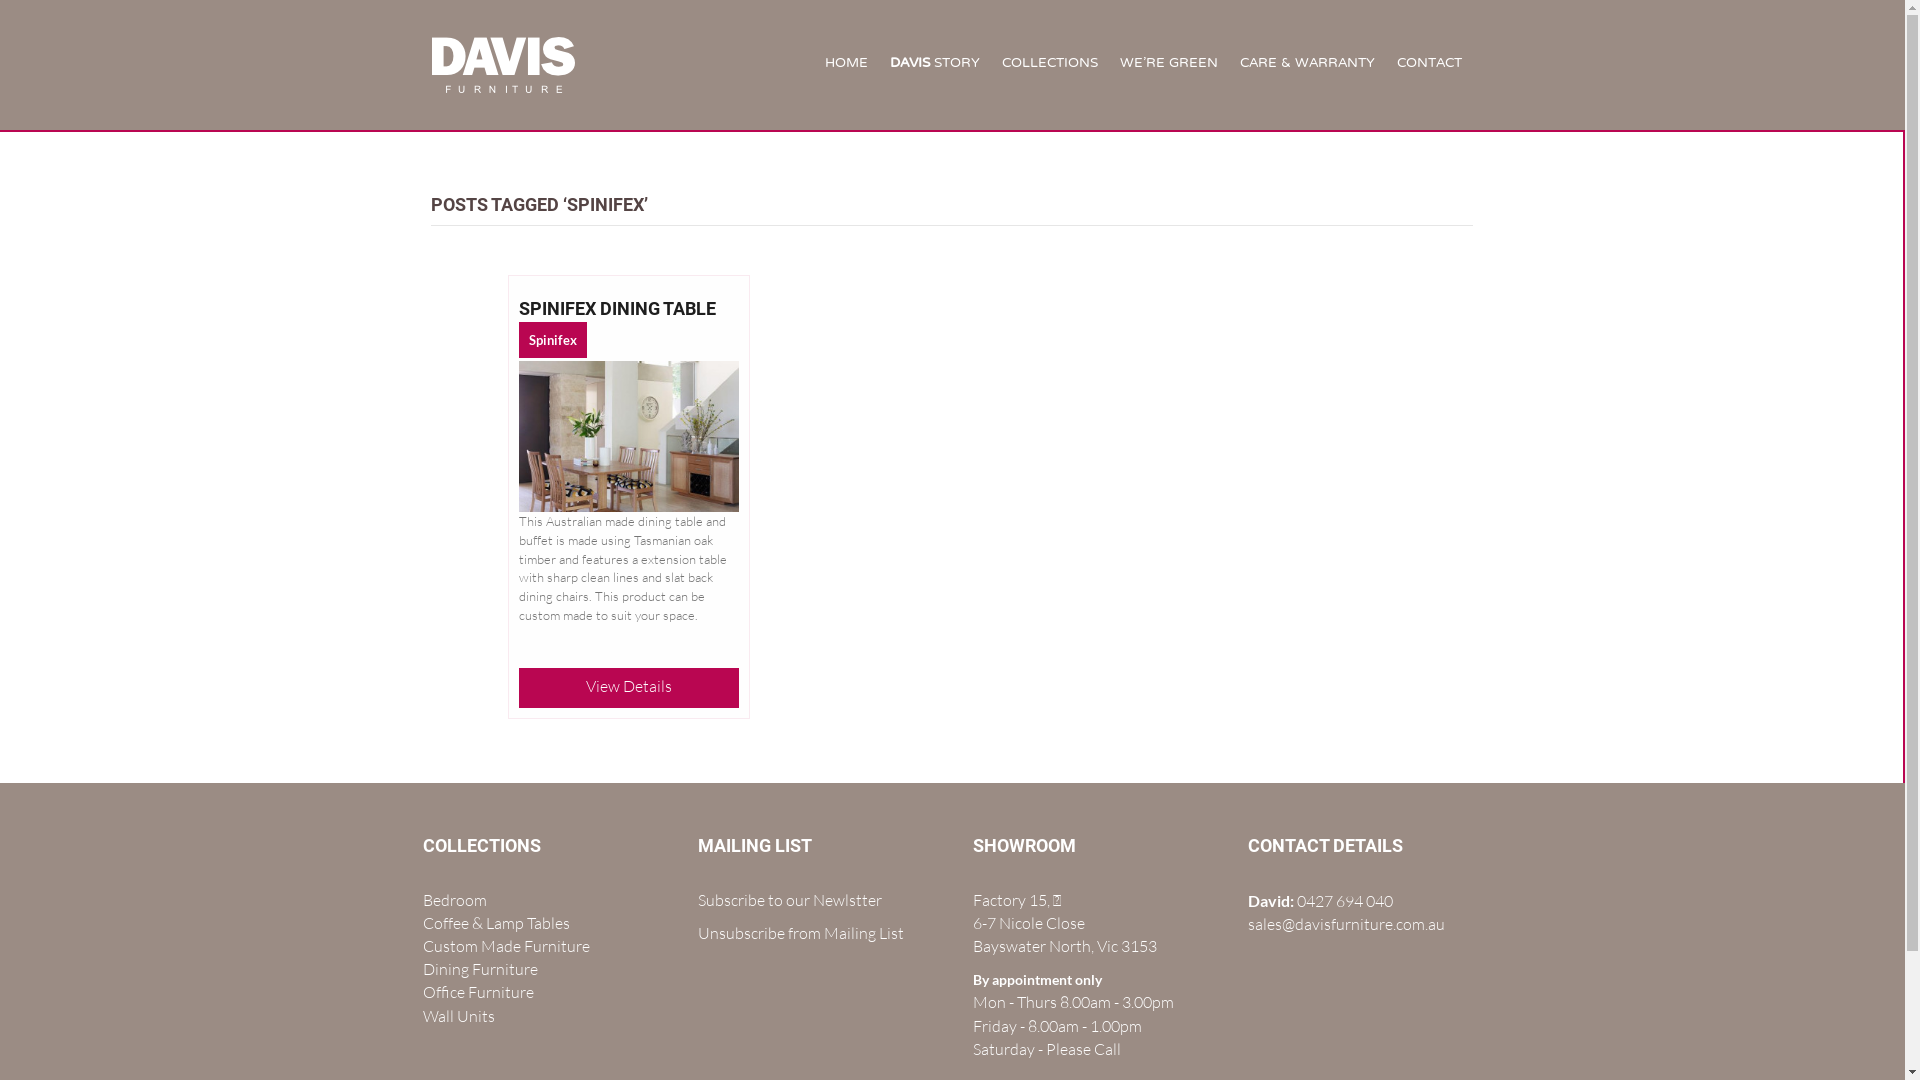  I want to click on 'Wall Units', so click(456, 1015).